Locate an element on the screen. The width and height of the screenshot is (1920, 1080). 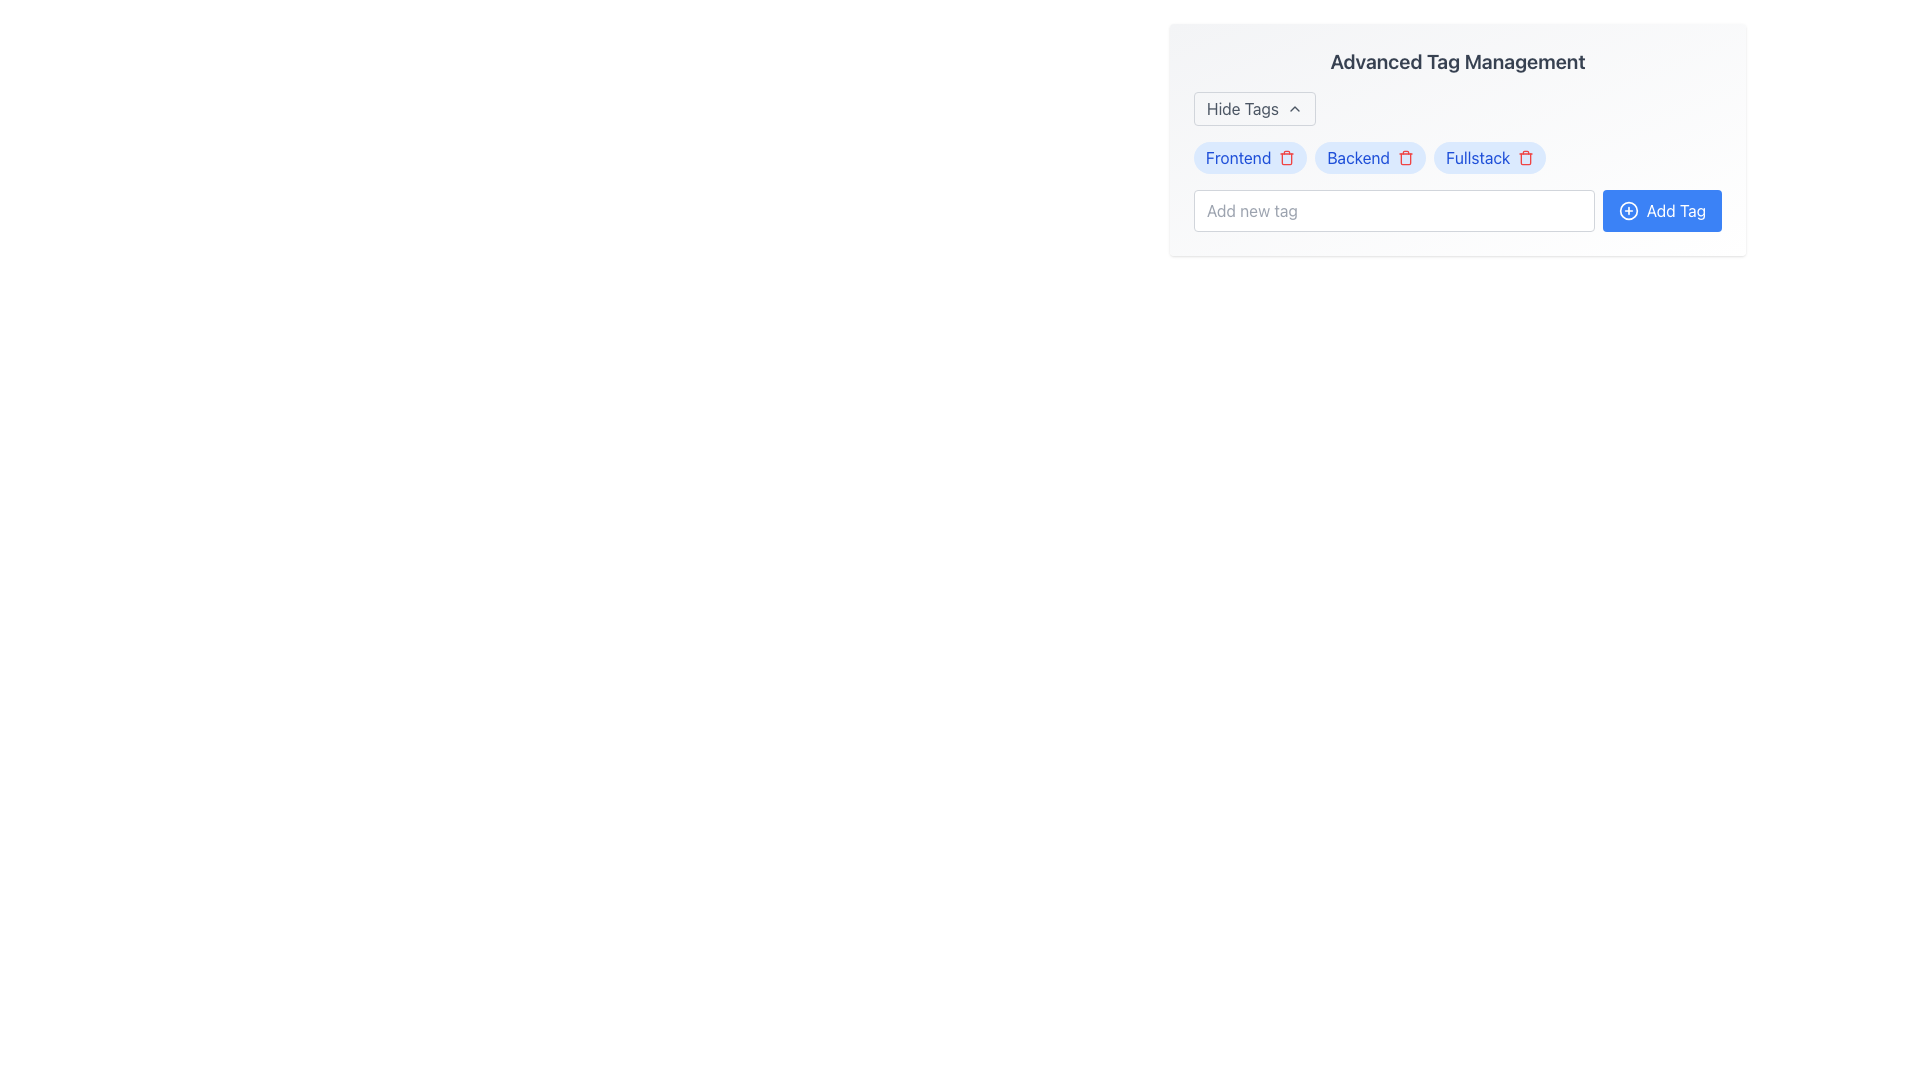
the button that adds a new tag, located to the right of the 'Add new tag' input field, to observe the styling change is located at coordinates (1662, 211).